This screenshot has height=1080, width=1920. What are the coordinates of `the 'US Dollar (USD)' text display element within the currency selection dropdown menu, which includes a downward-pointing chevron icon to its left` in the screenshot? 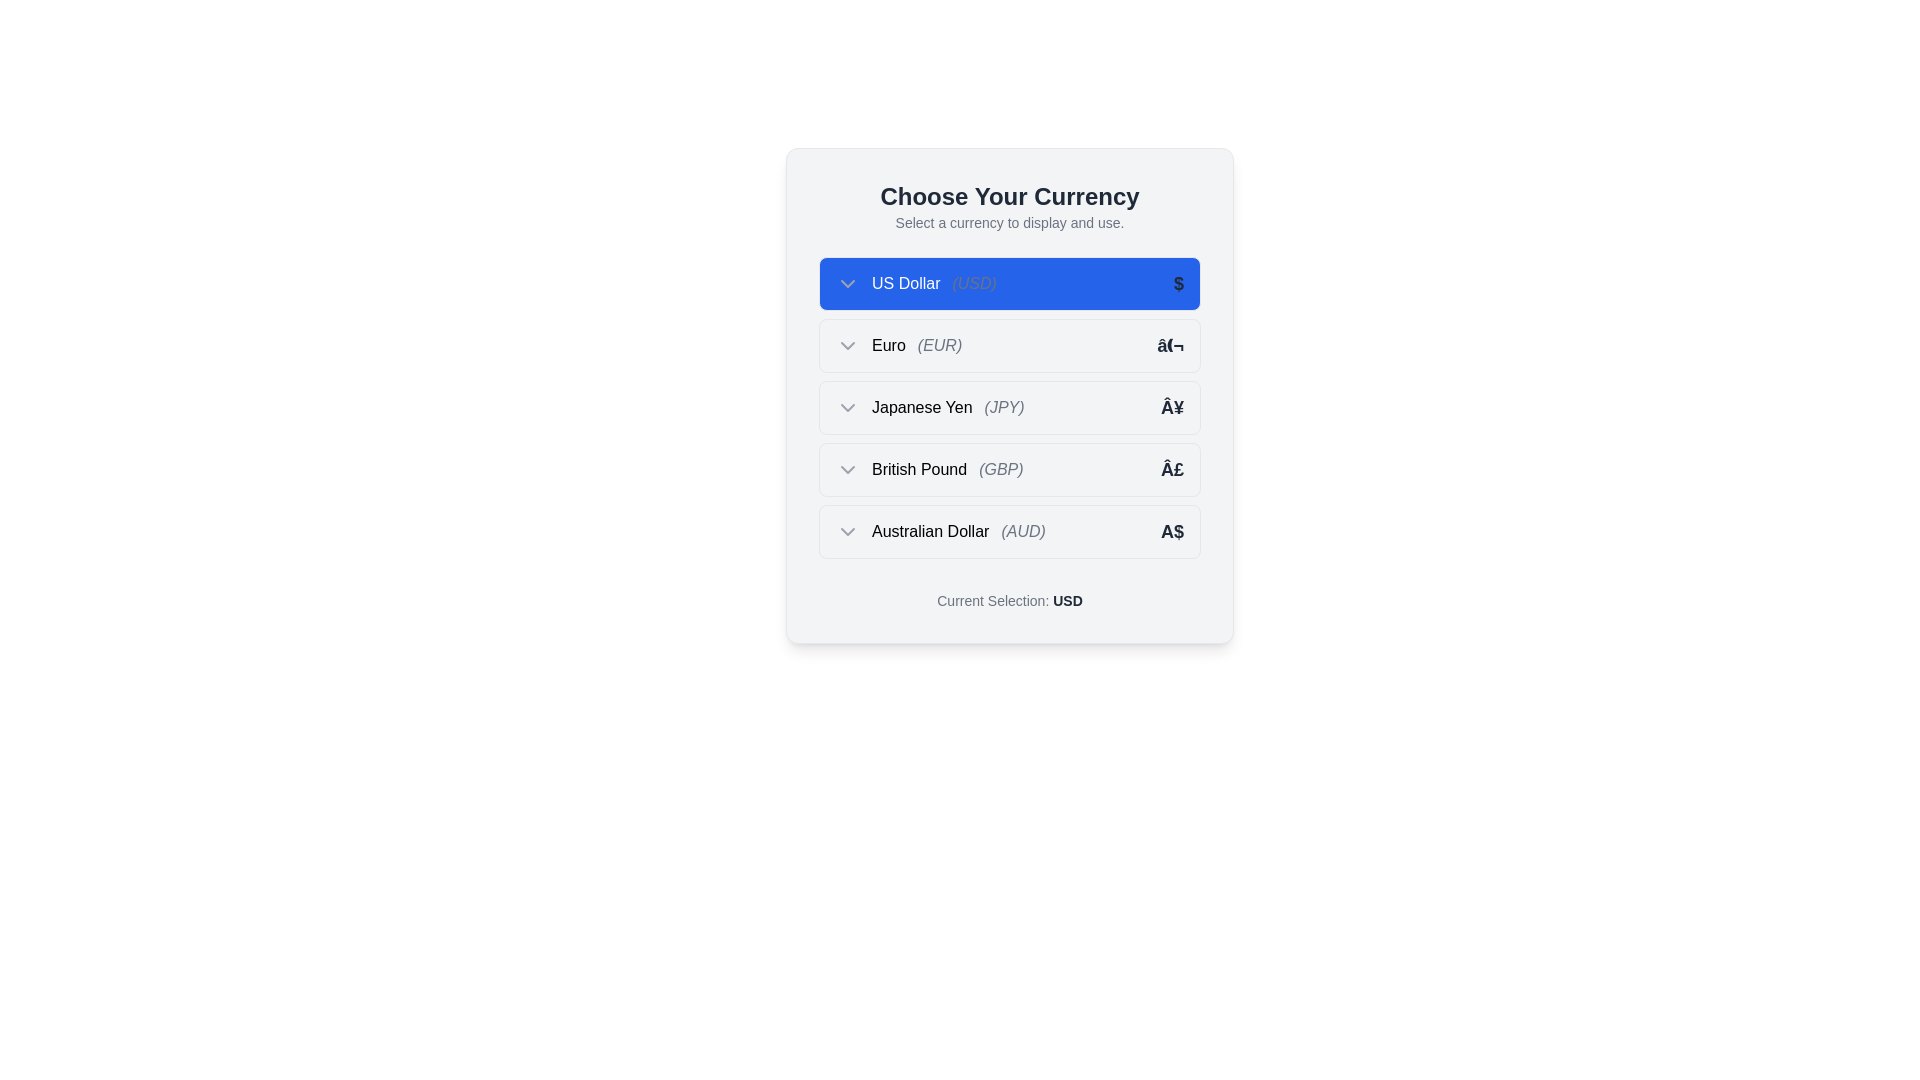 It's located at (915, 284).